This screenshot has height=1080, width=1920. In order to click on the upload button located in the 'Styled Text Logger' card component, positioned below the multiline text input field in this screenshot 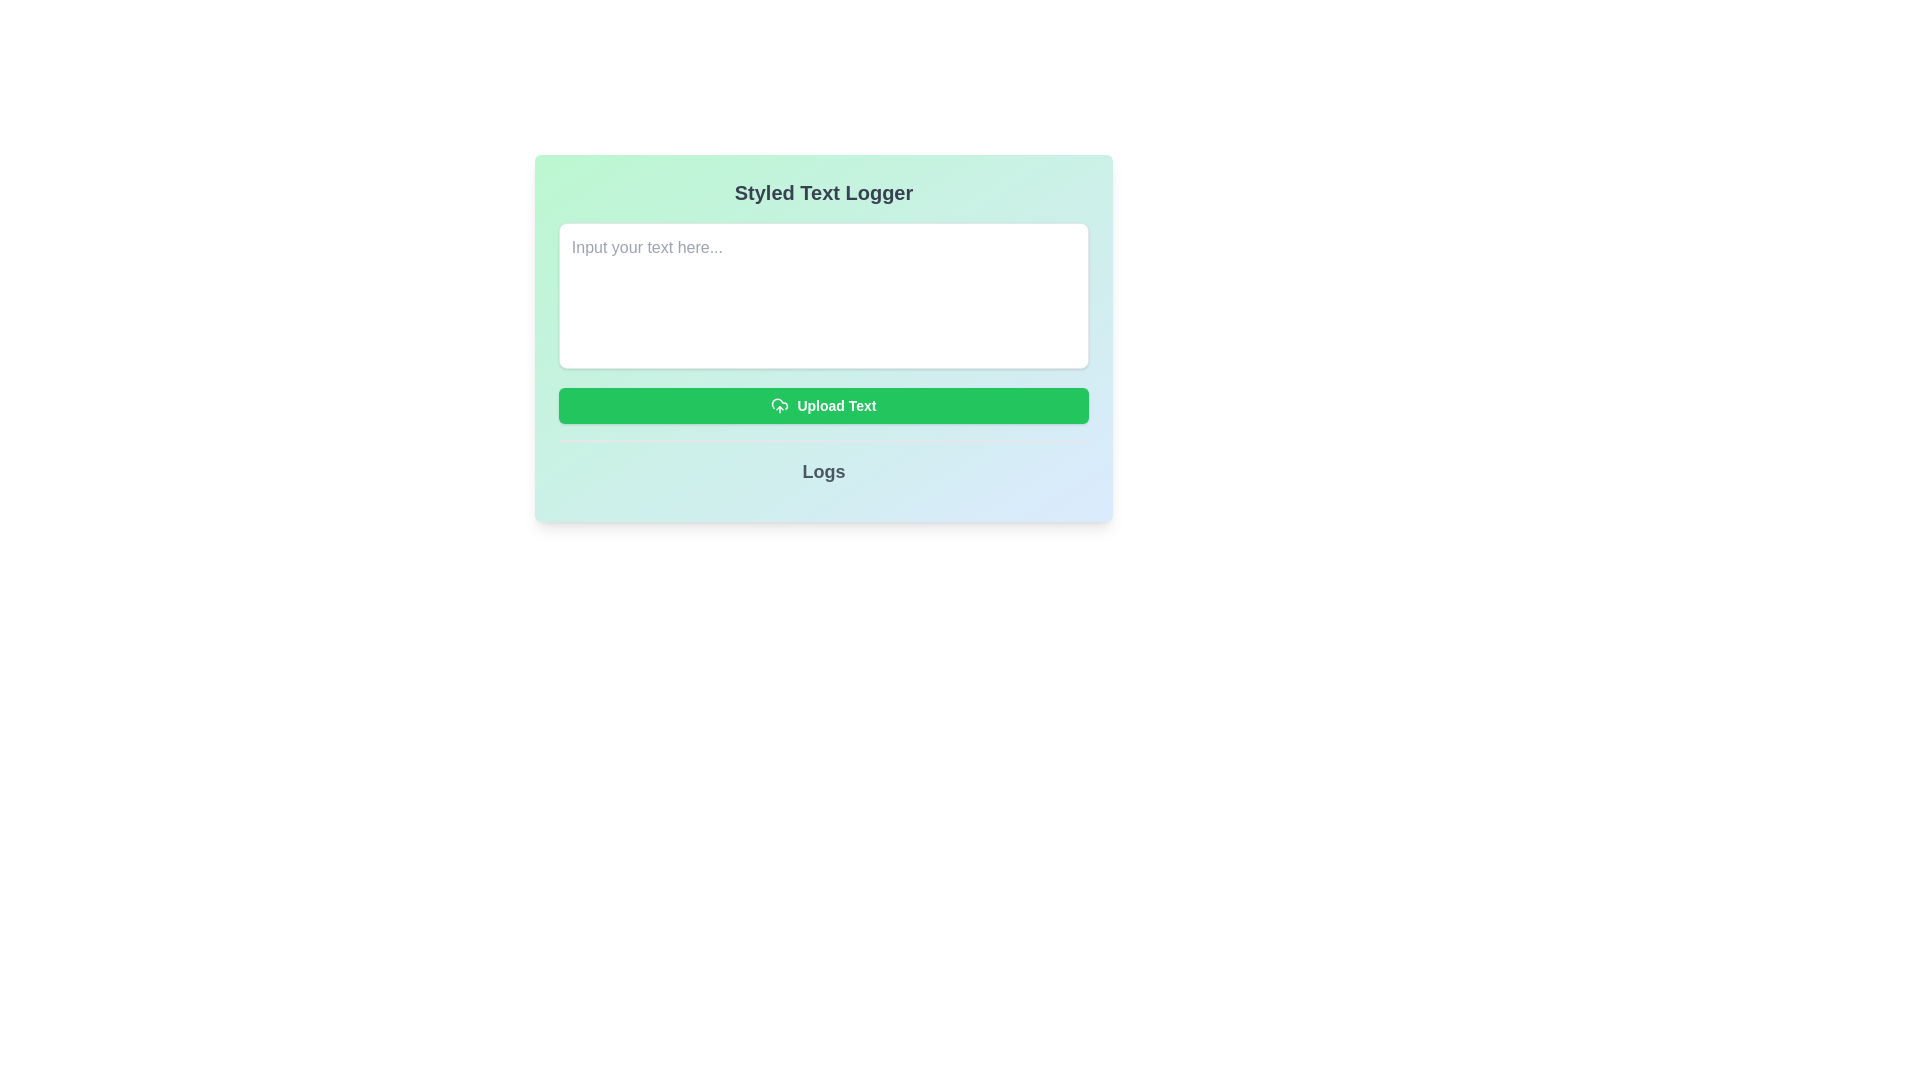, I will do `click(824, 405)`.